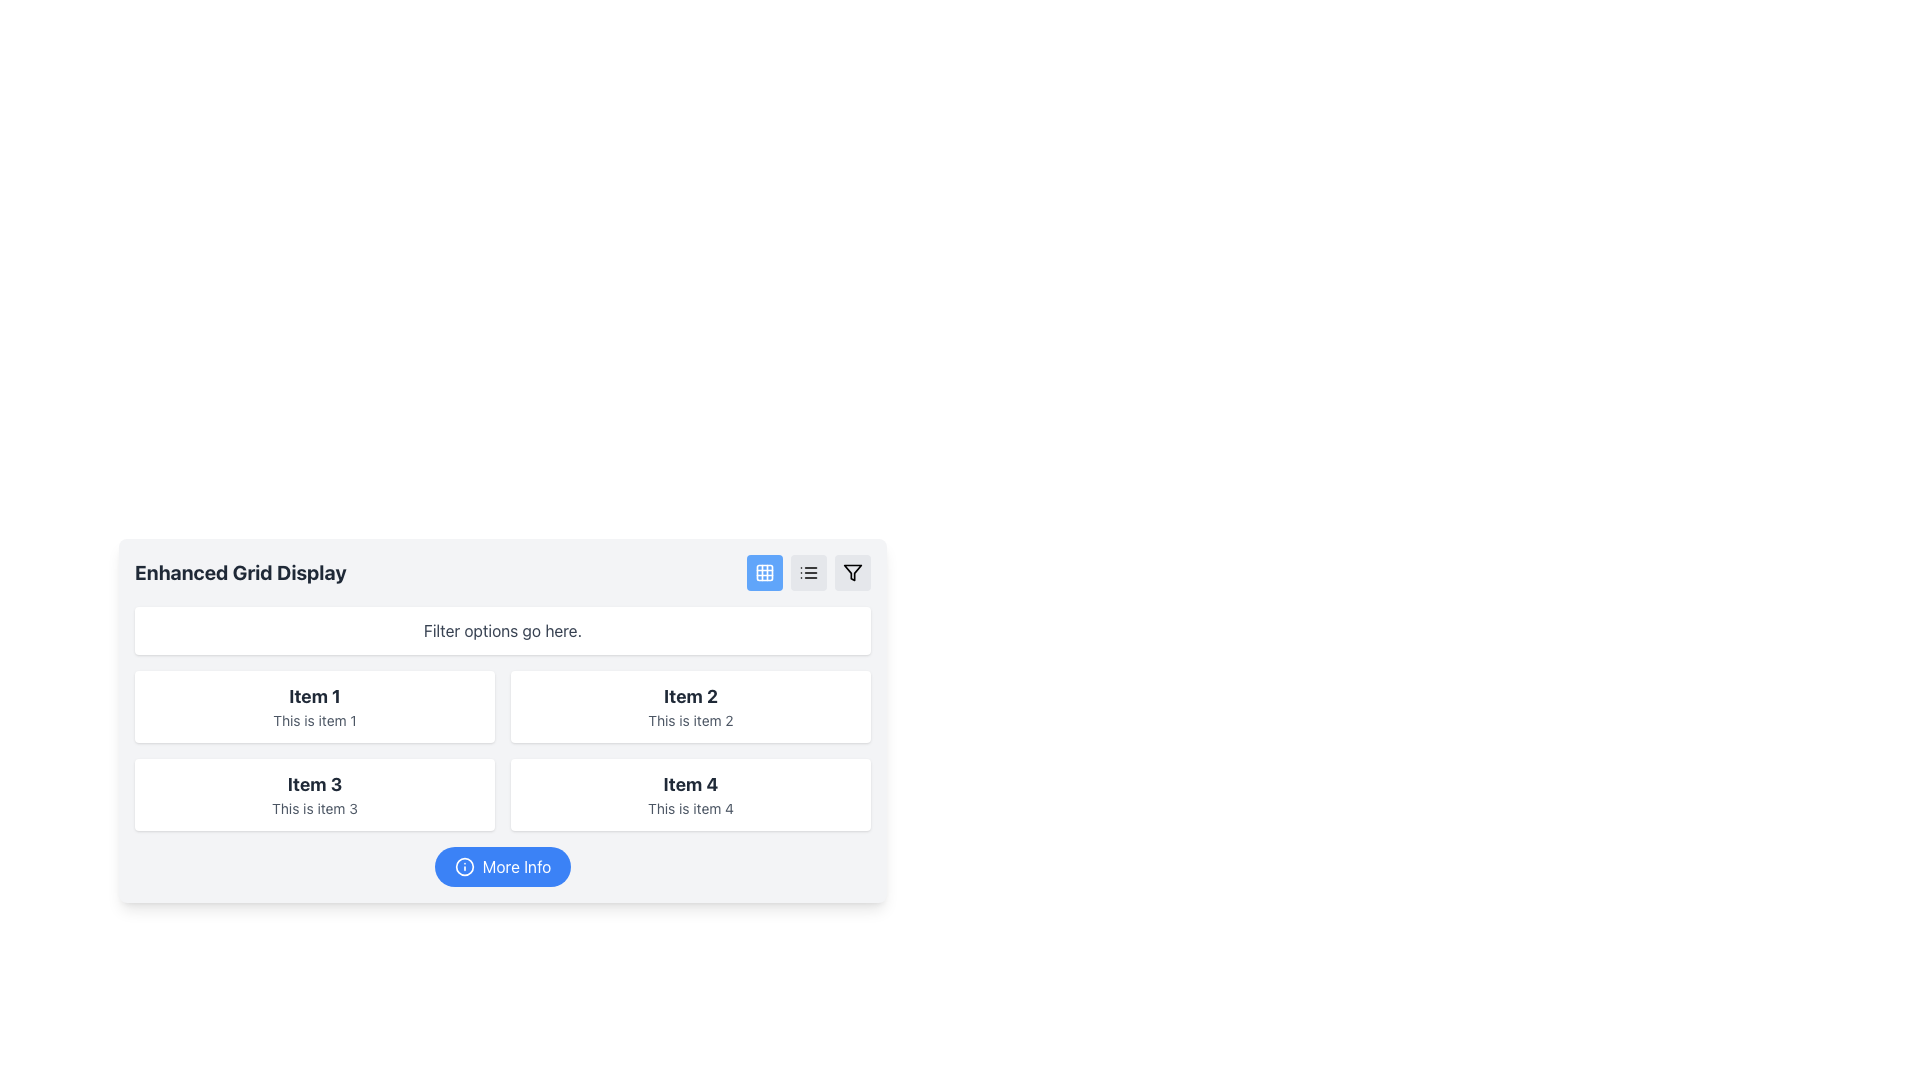 The image size is (1920, 1080). Describe the element at coordinates (809, 573) in the screenshot. I see `the middle button in the row of three buttons, which has a gray background and a black list icon, to change its appearance` at that location.